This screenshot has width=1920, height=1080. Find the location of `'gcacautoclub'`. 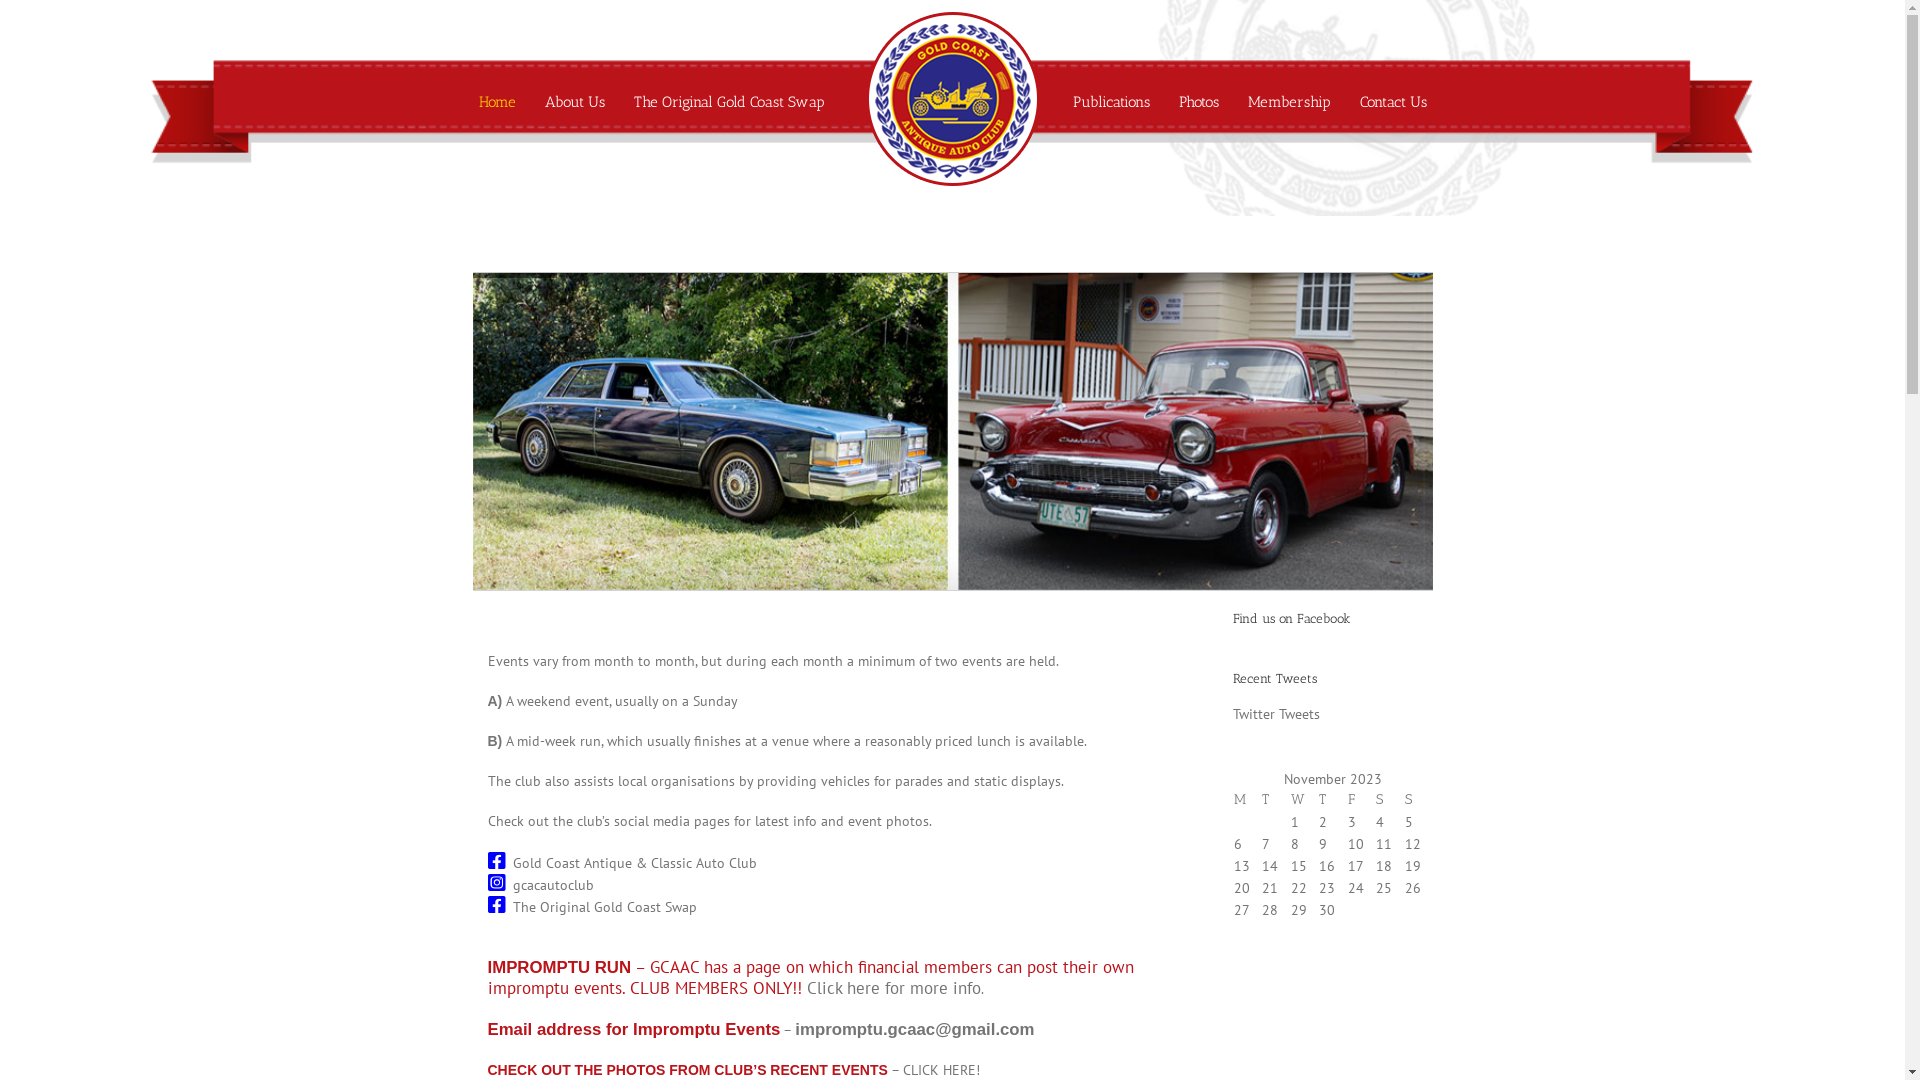

'gcacautoclub' is located at coordinates (552, 883).